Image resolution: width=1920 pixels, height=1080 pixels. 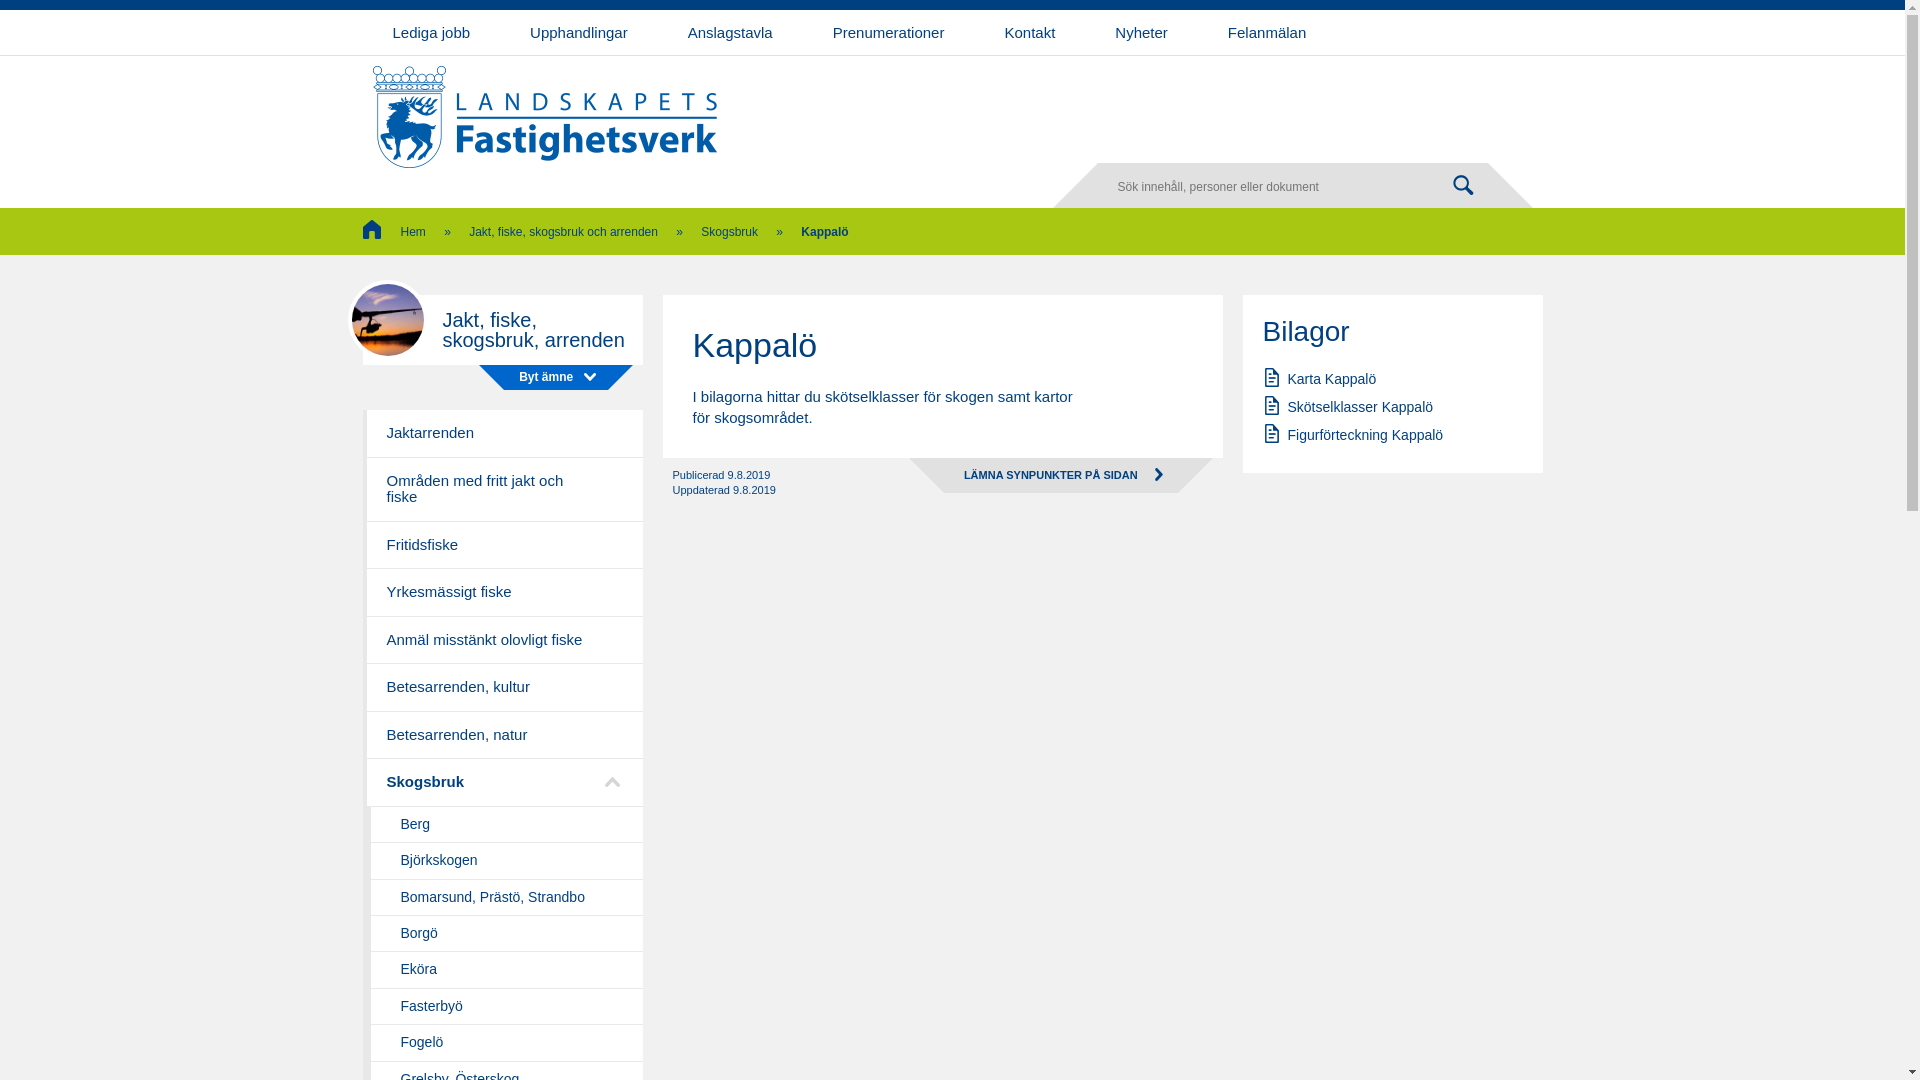 I want to click on 'Upphandlingar', so click(x=578, y=32).